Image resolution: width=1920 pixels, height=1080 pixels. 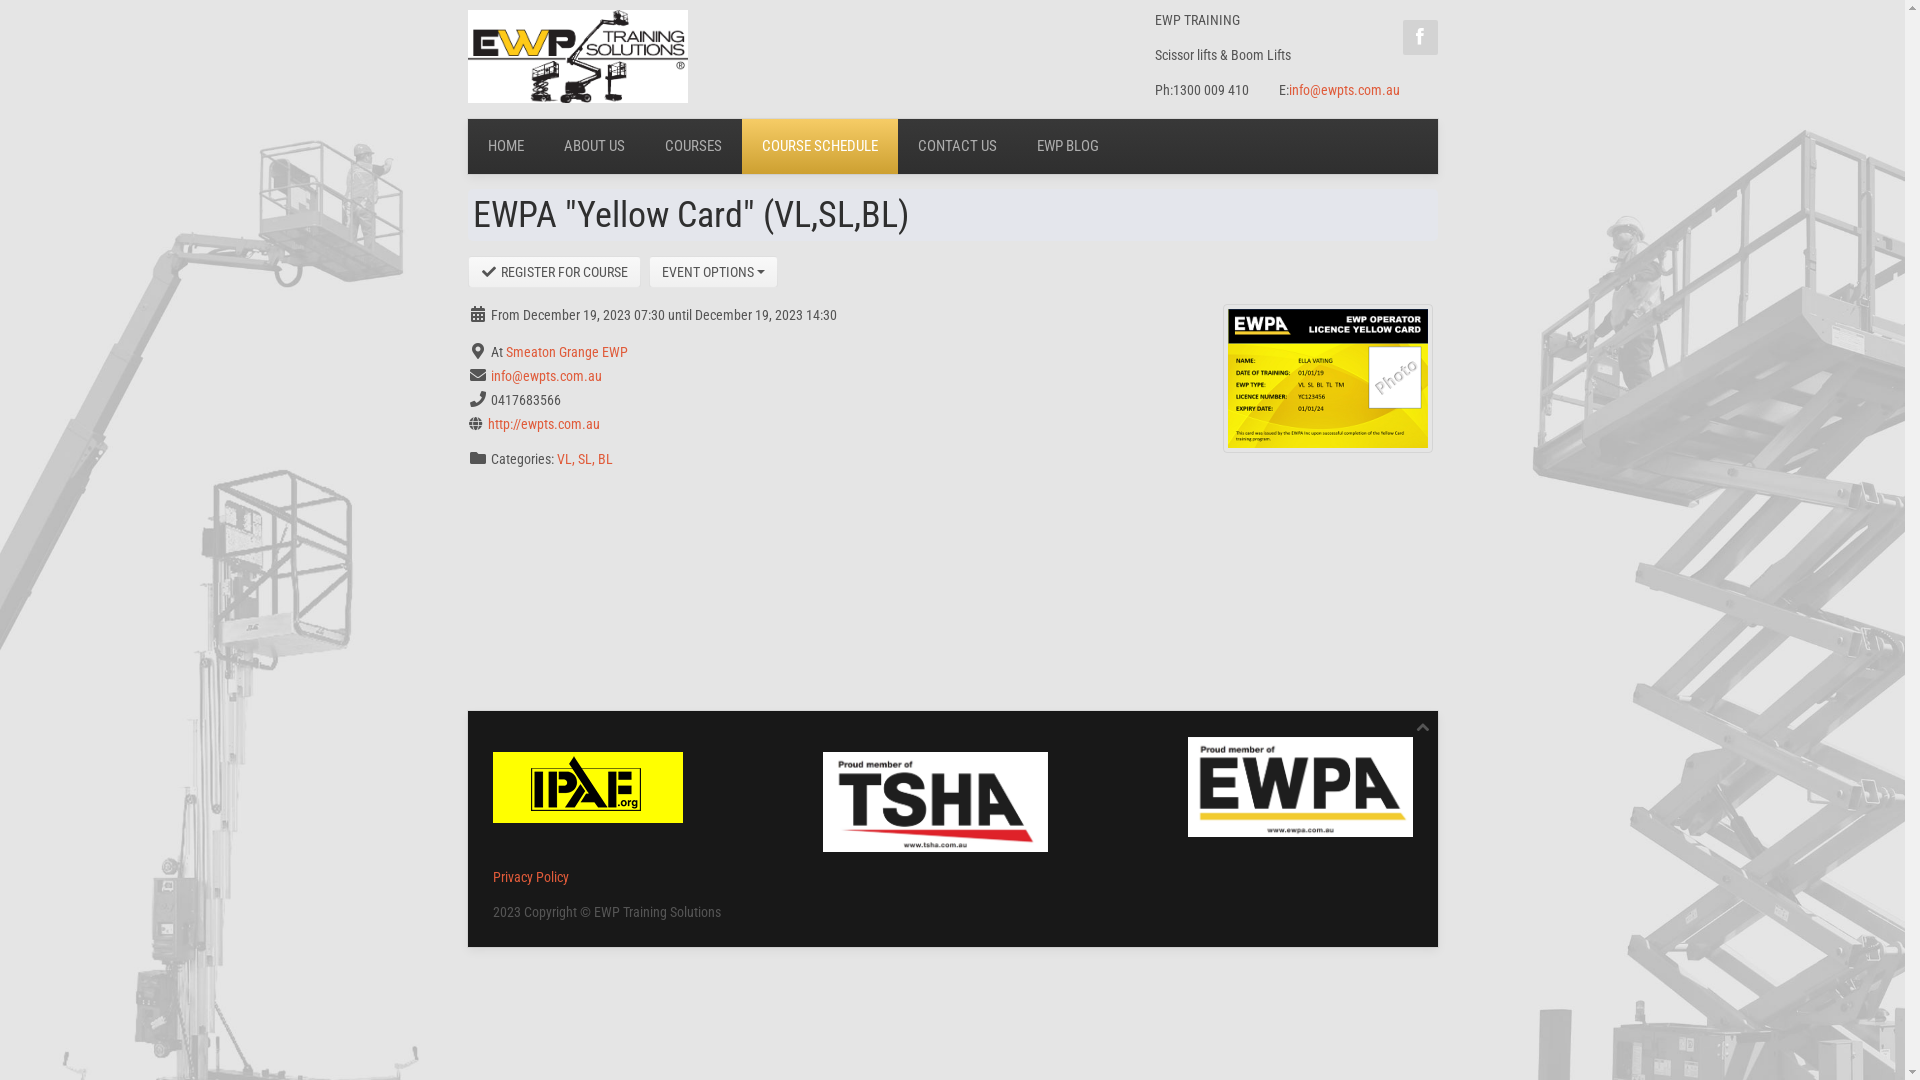 What do you see at coordinates (491, 875) in the screenshot?
I see `'Privacy Policy '` at bounding box center [491, 875].